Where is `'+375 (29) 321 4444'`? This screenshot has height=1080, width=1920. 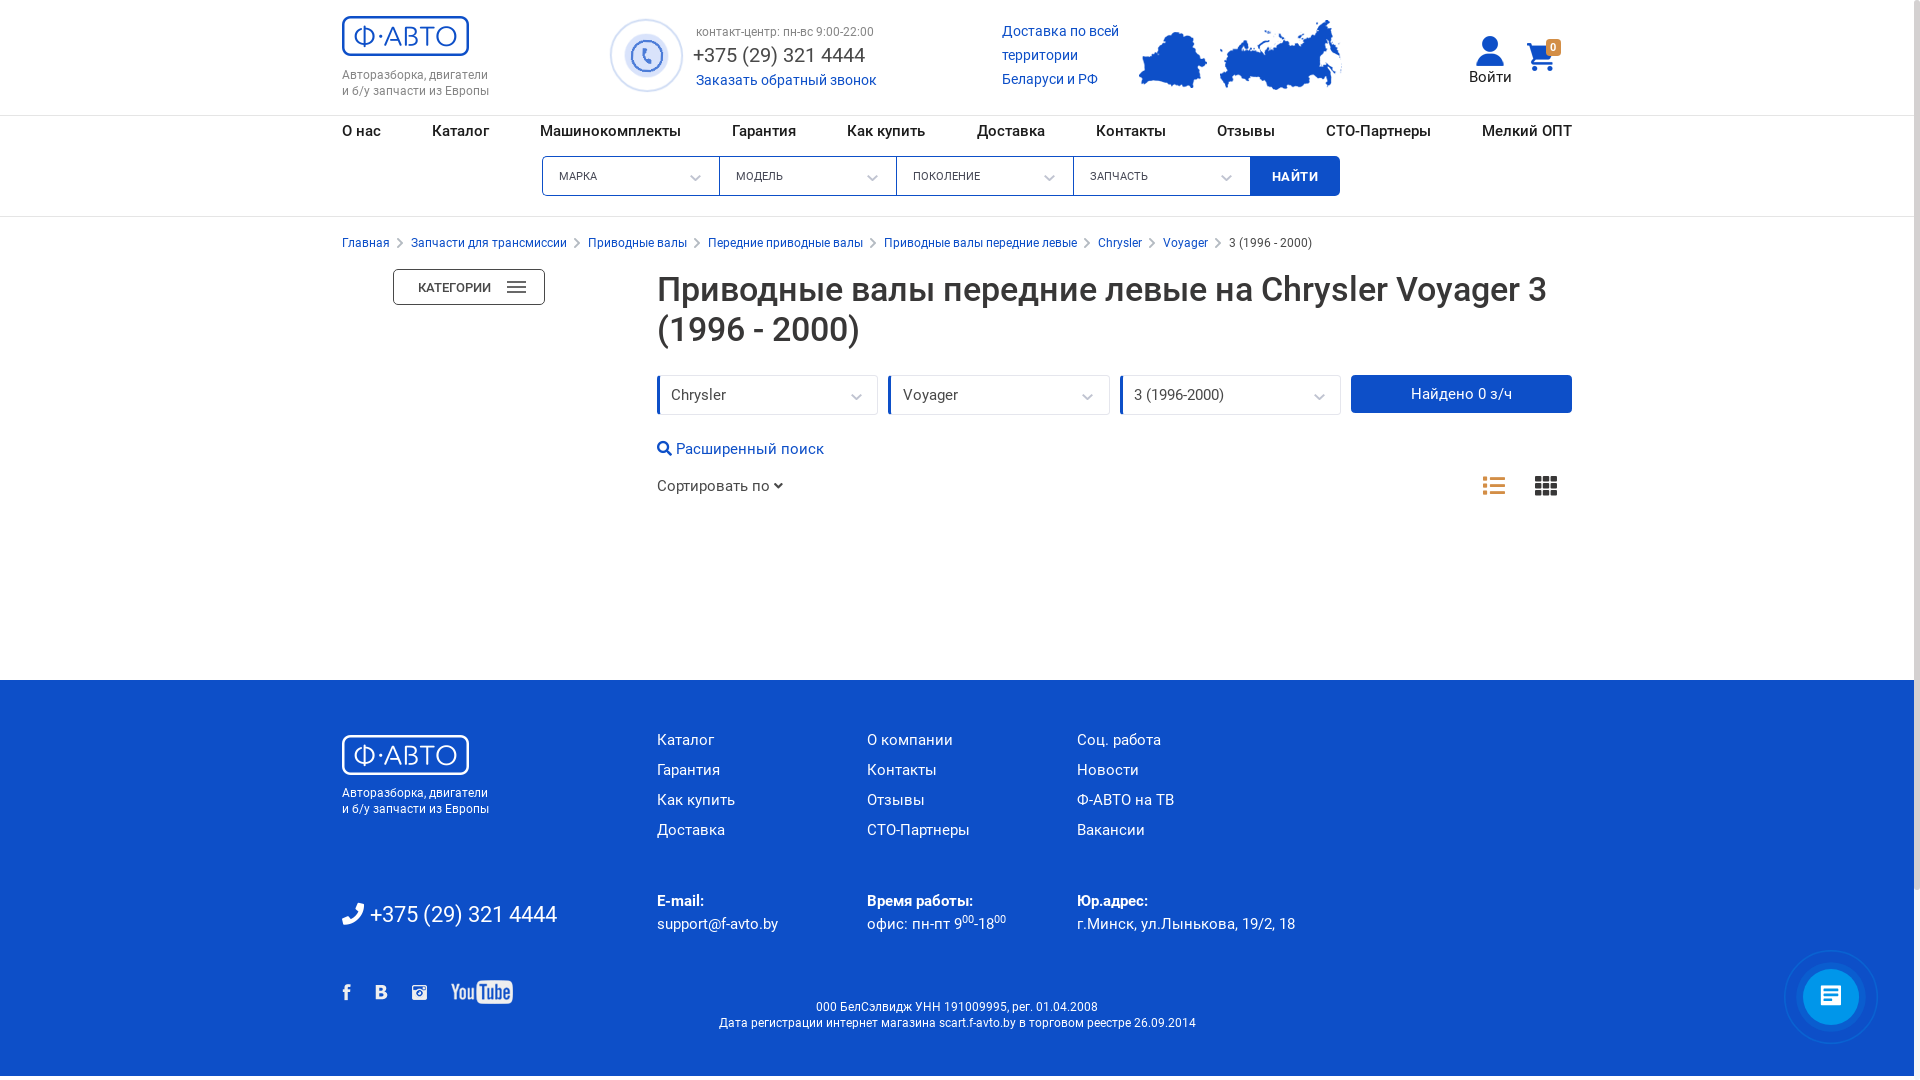 '+375 (29) 321 4444' is located at coordinates (779, 54).